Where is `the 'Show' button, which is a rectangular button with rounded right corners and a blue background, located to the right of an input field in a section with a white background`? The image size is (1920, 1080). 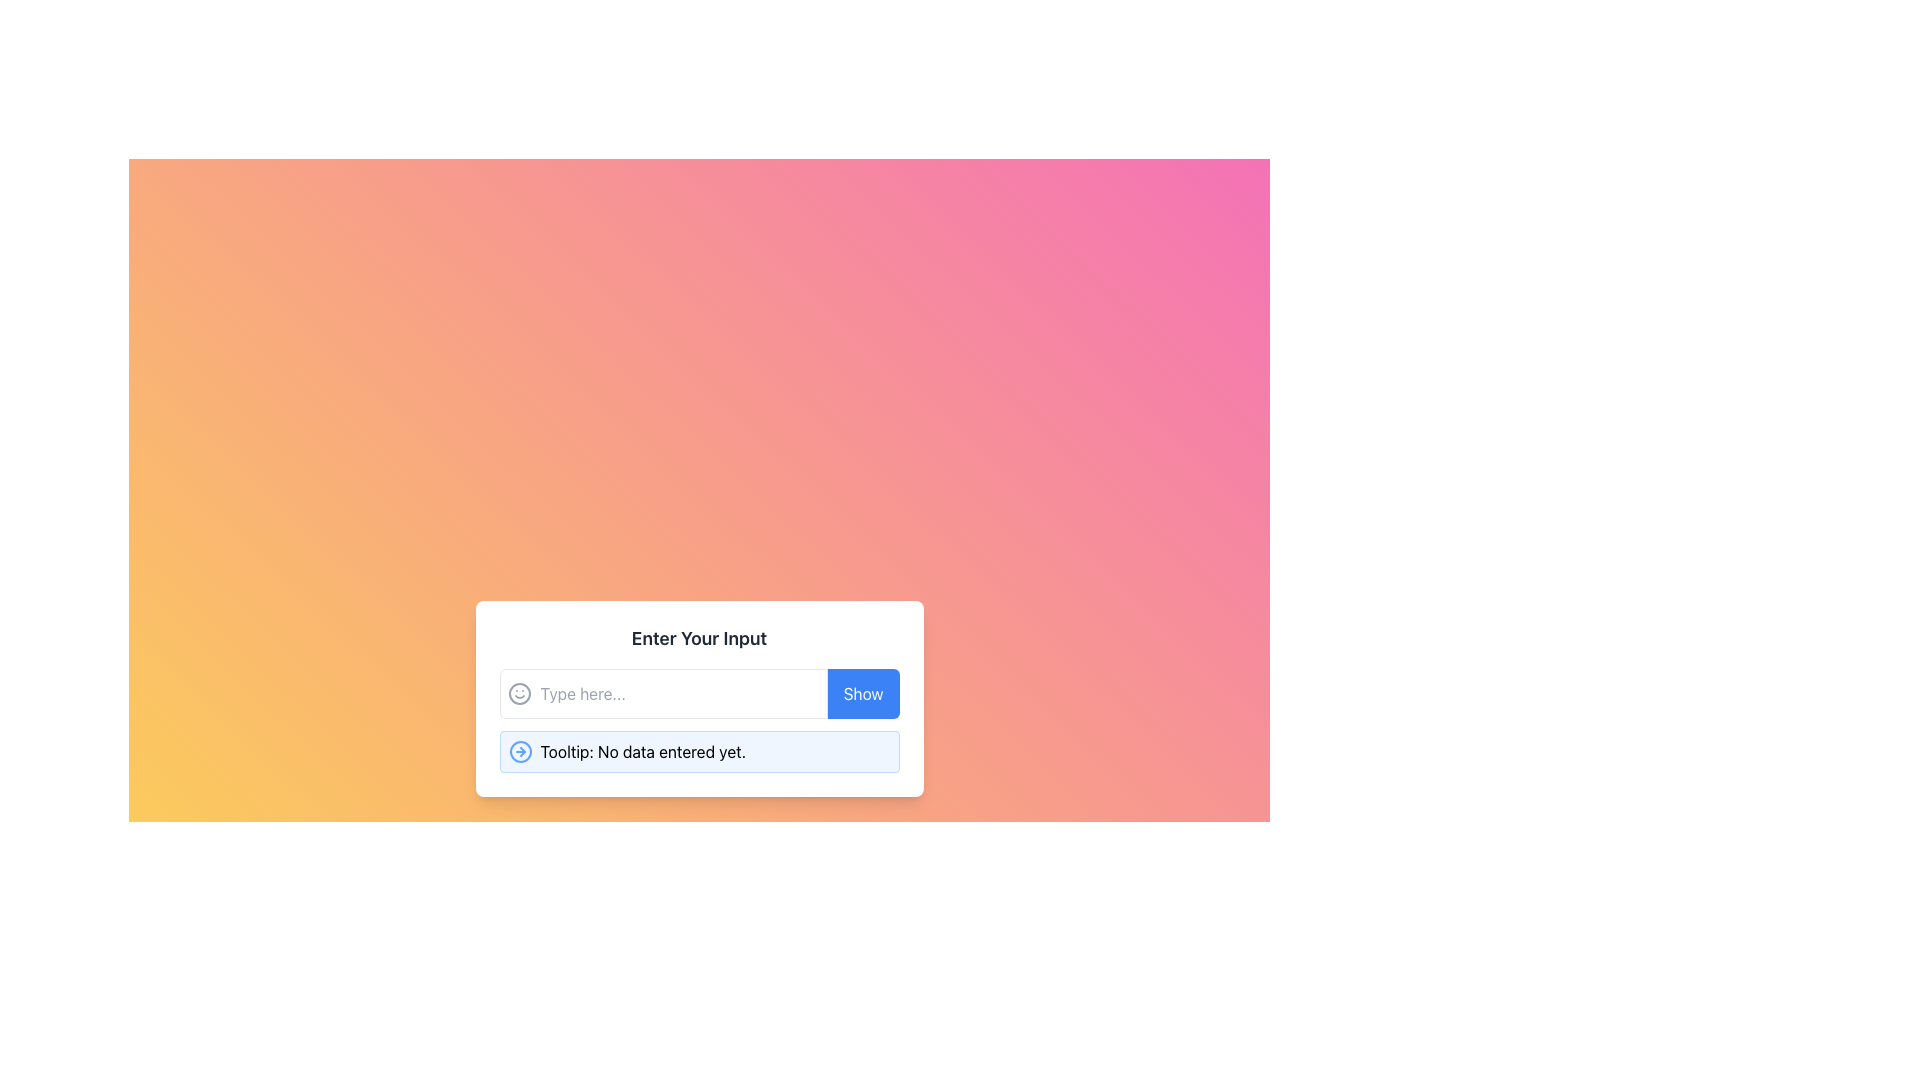 the 'Show' button, which is a rectangular button with rounded right corners and a blue background, located to the right of an input field in a section with a white background is located at coordinates (863, 693).